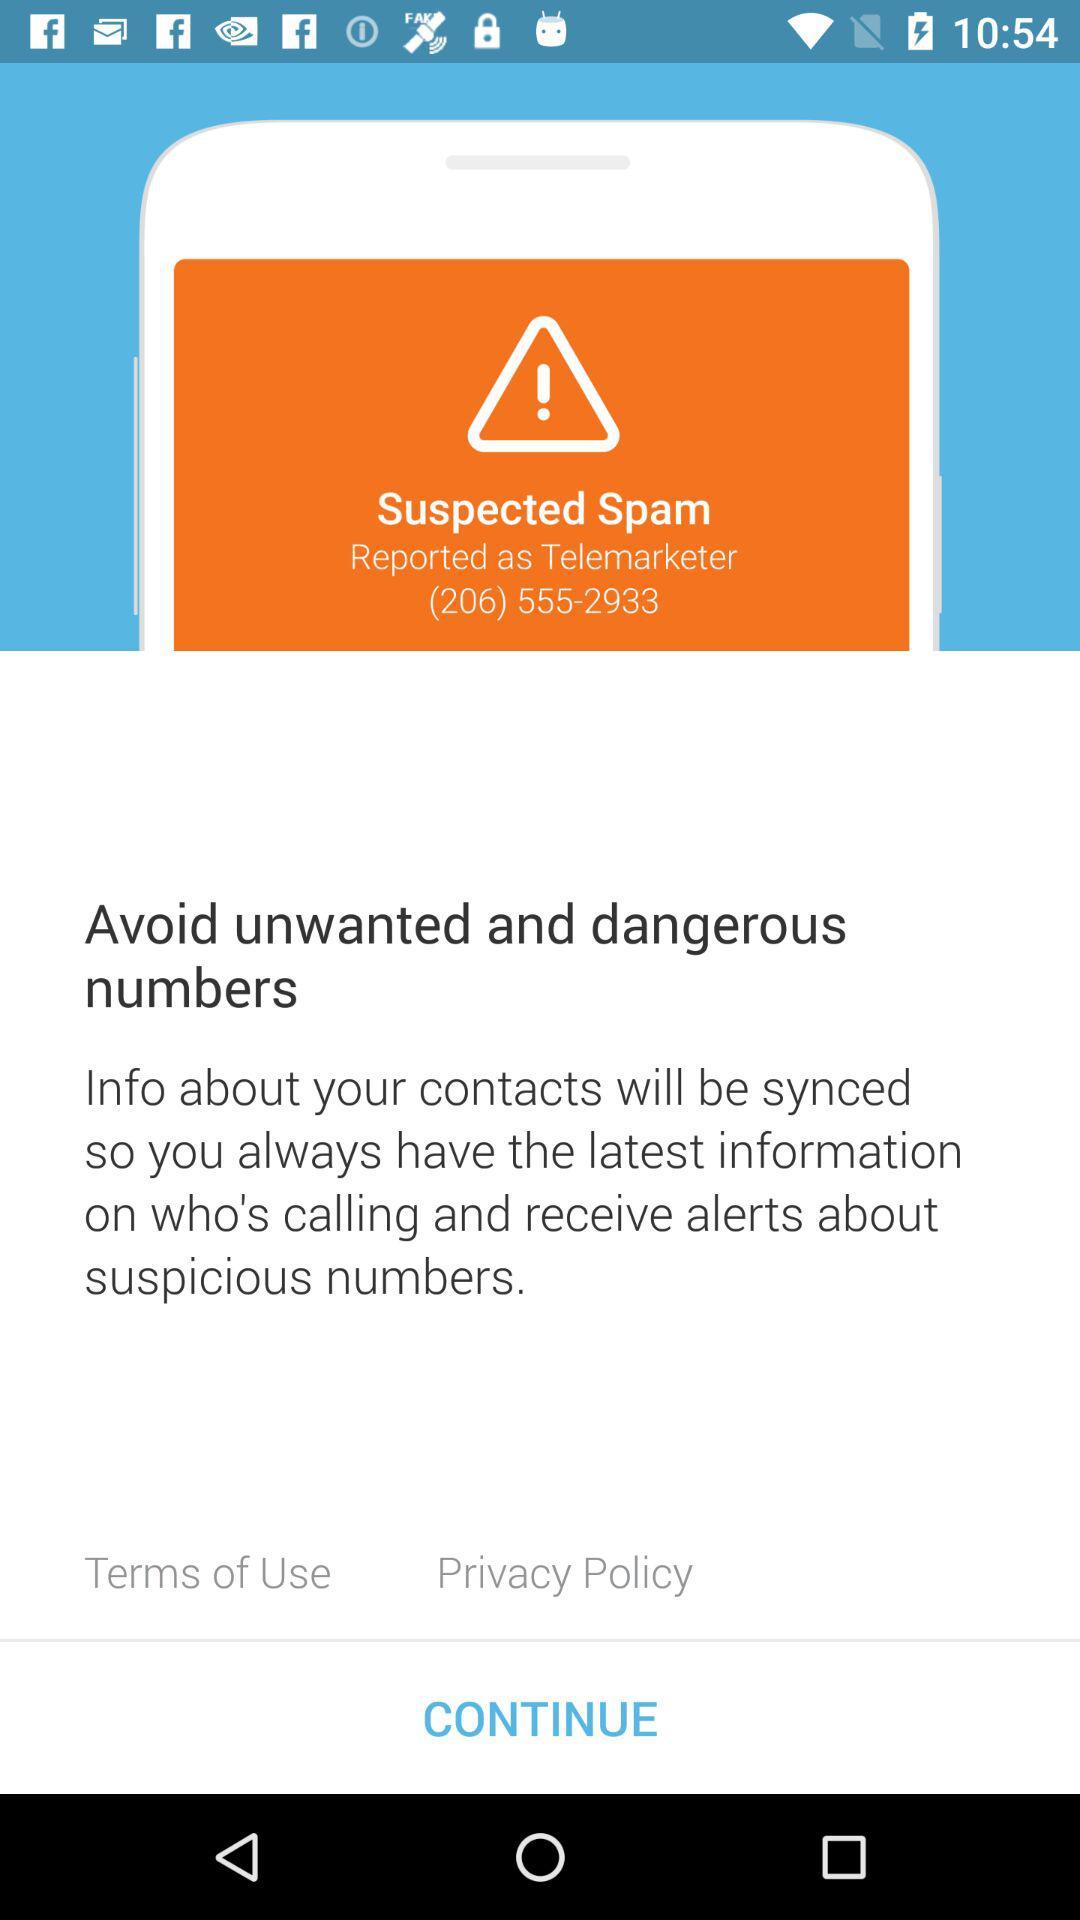 This screenshot has height=1920, width=1080. What do you see at coordinates (540, 1716) in the screenshot?
I see `continue` at bounding box center [540, 1716].